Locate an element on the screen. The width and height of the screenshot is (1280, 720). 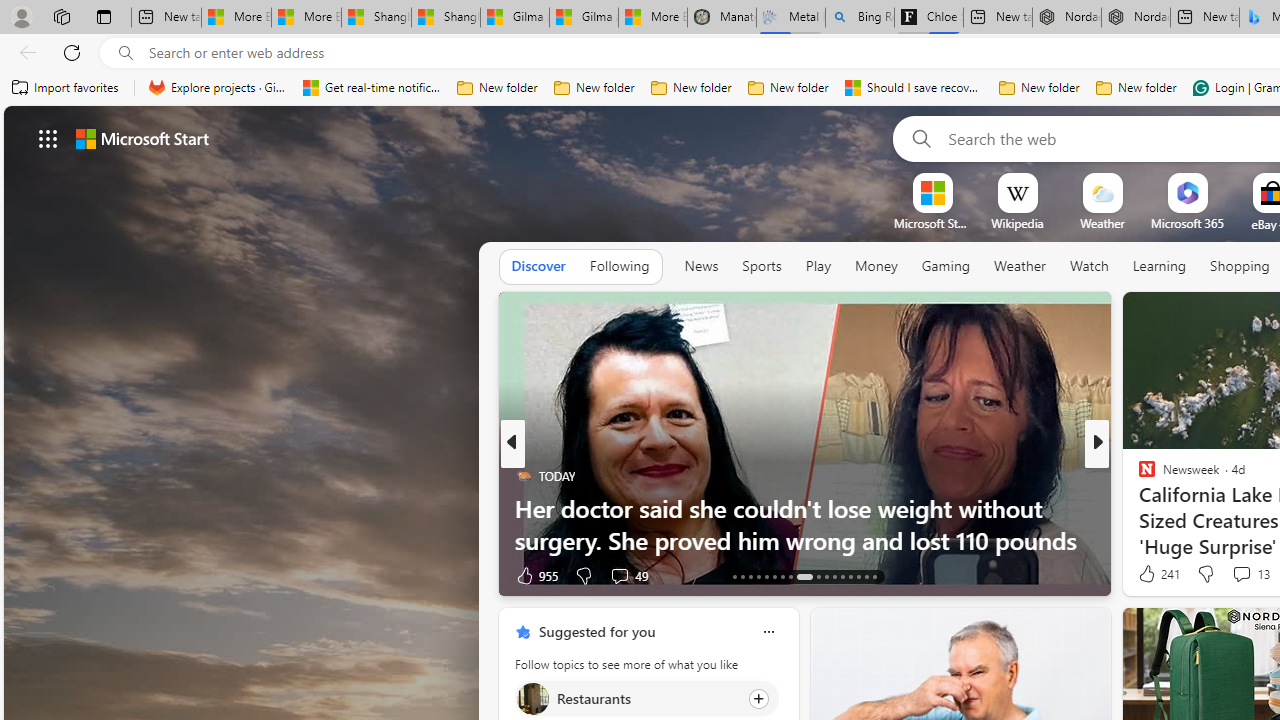
'News' is located at coordinates (701, 266).